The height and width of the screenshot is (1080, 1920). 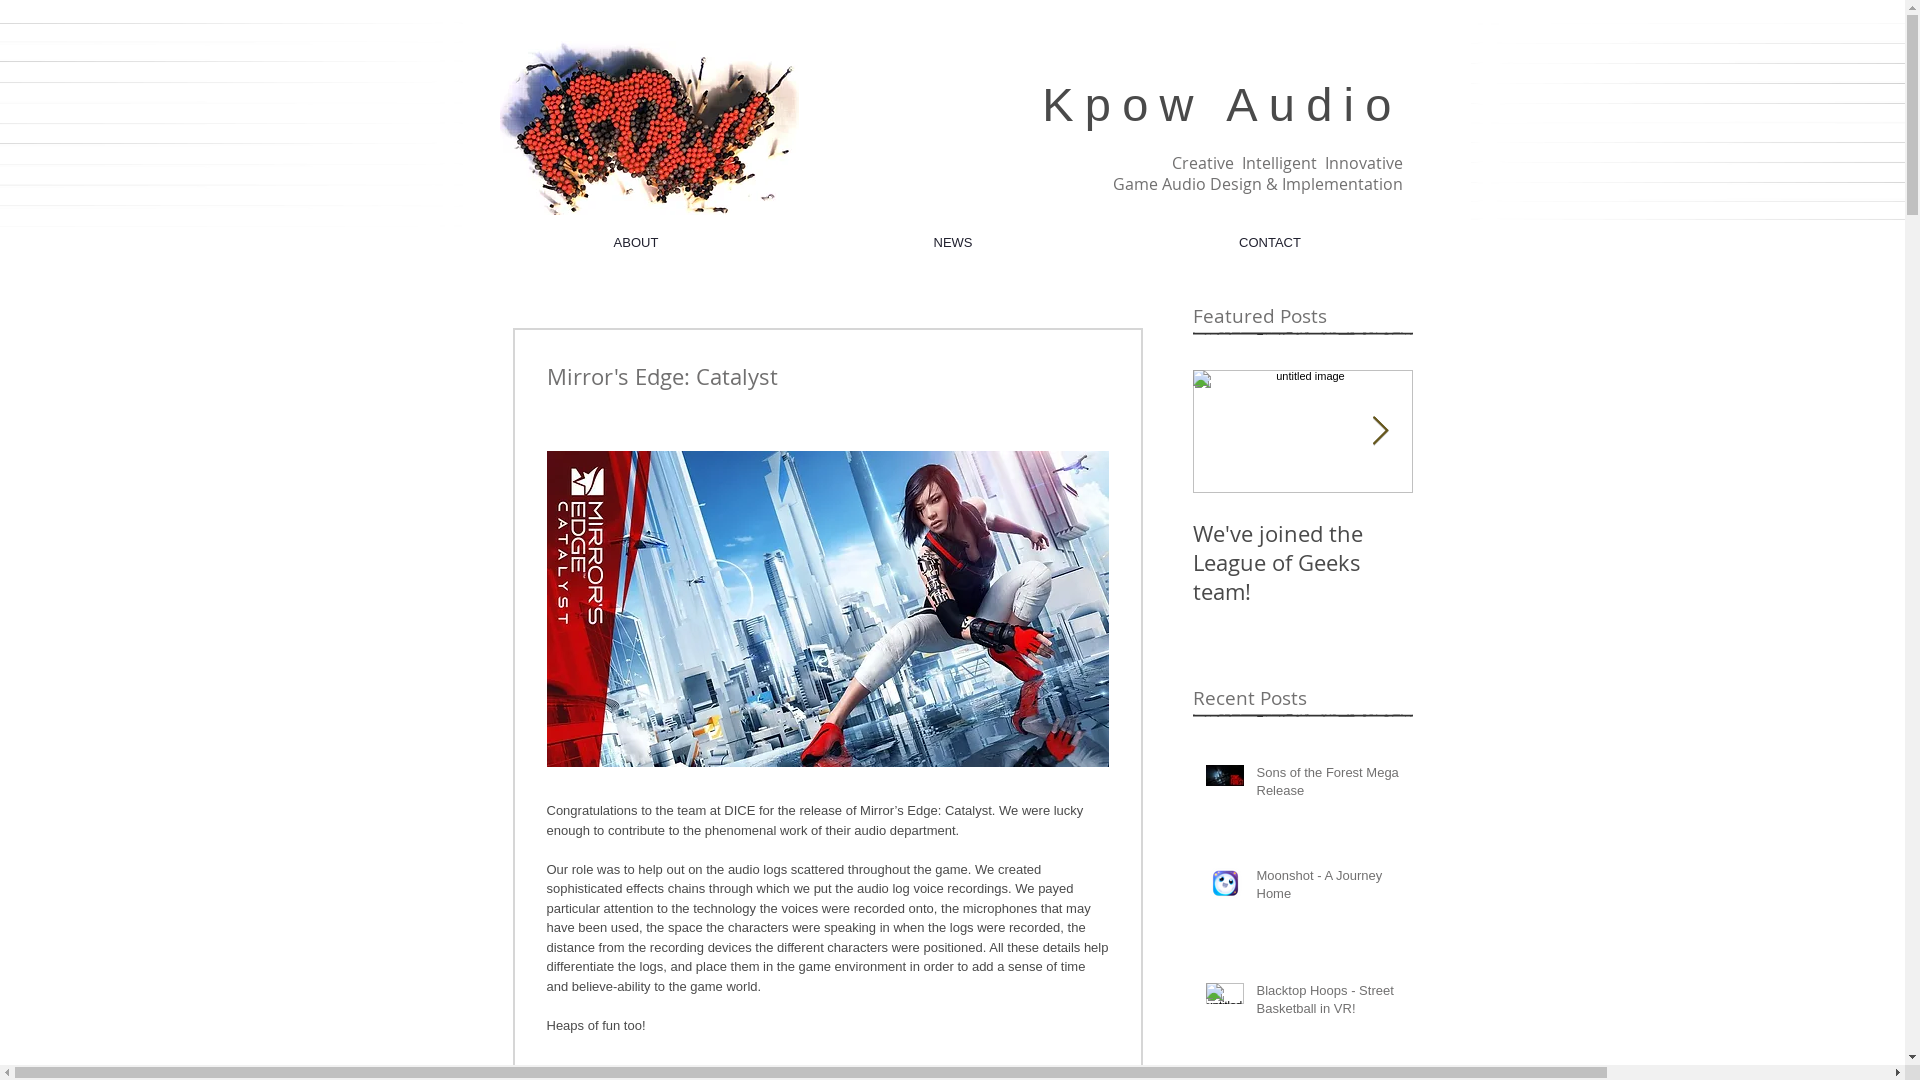 What do you see at coordinates (1328, 887) in the screenshot?
I see `'Moonshot - A Journey Home'` at bounding box center [1328, 887].